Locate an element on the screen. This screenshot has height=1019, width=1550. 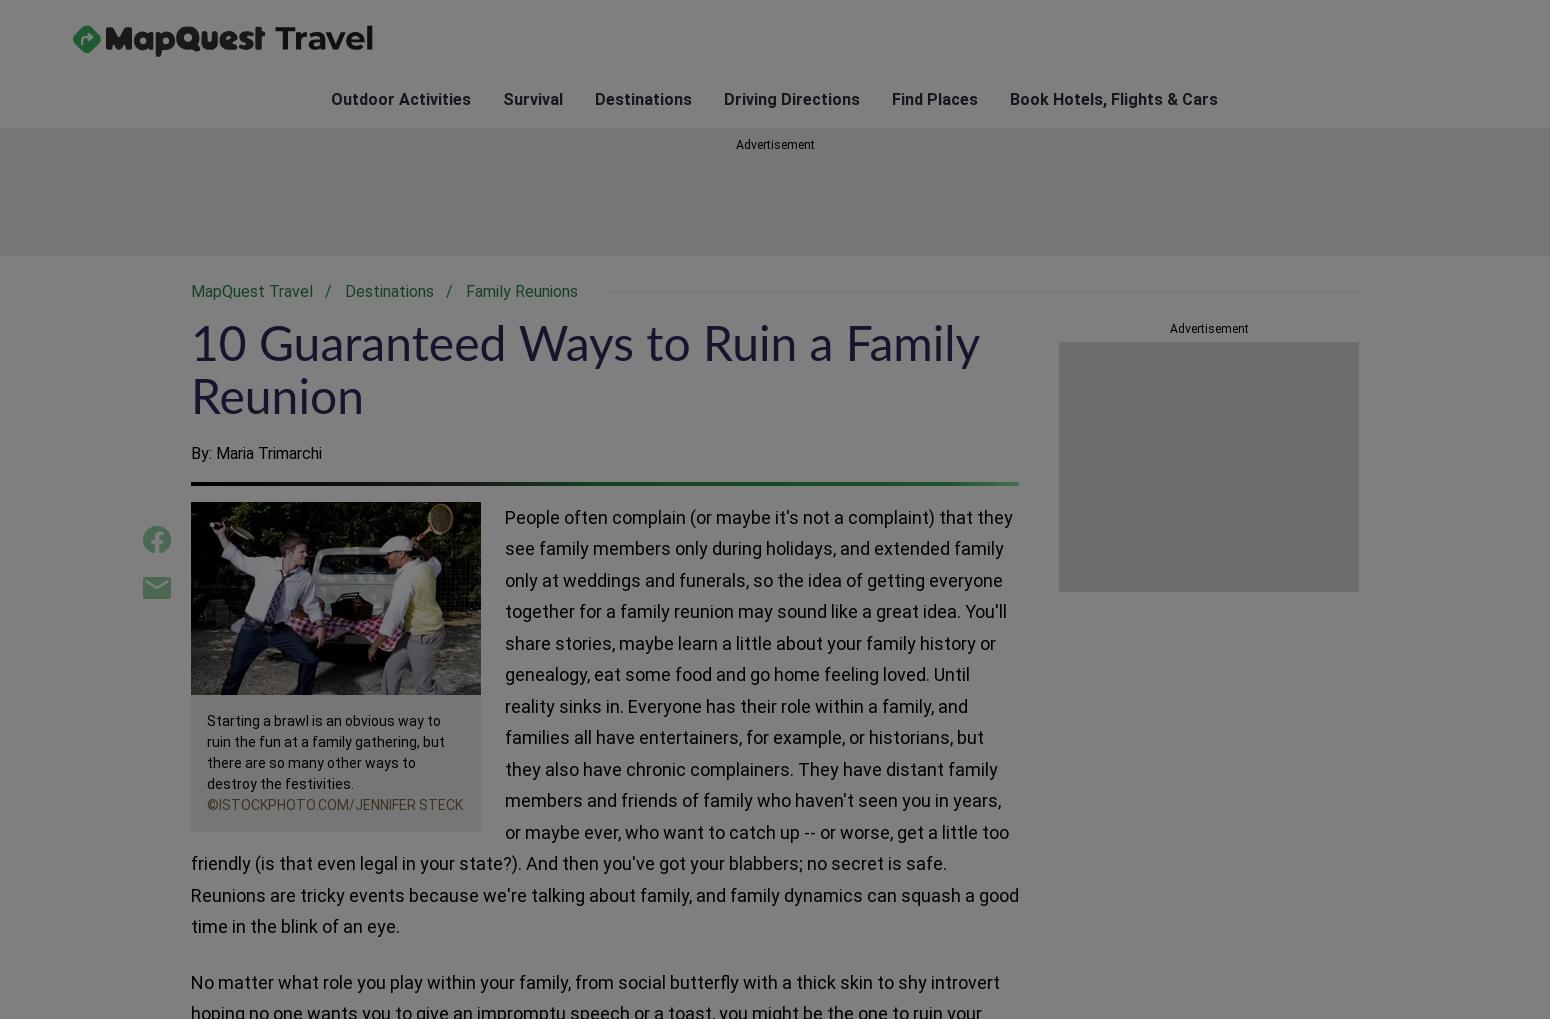
'Survival' is located at coordinates (532, 98).